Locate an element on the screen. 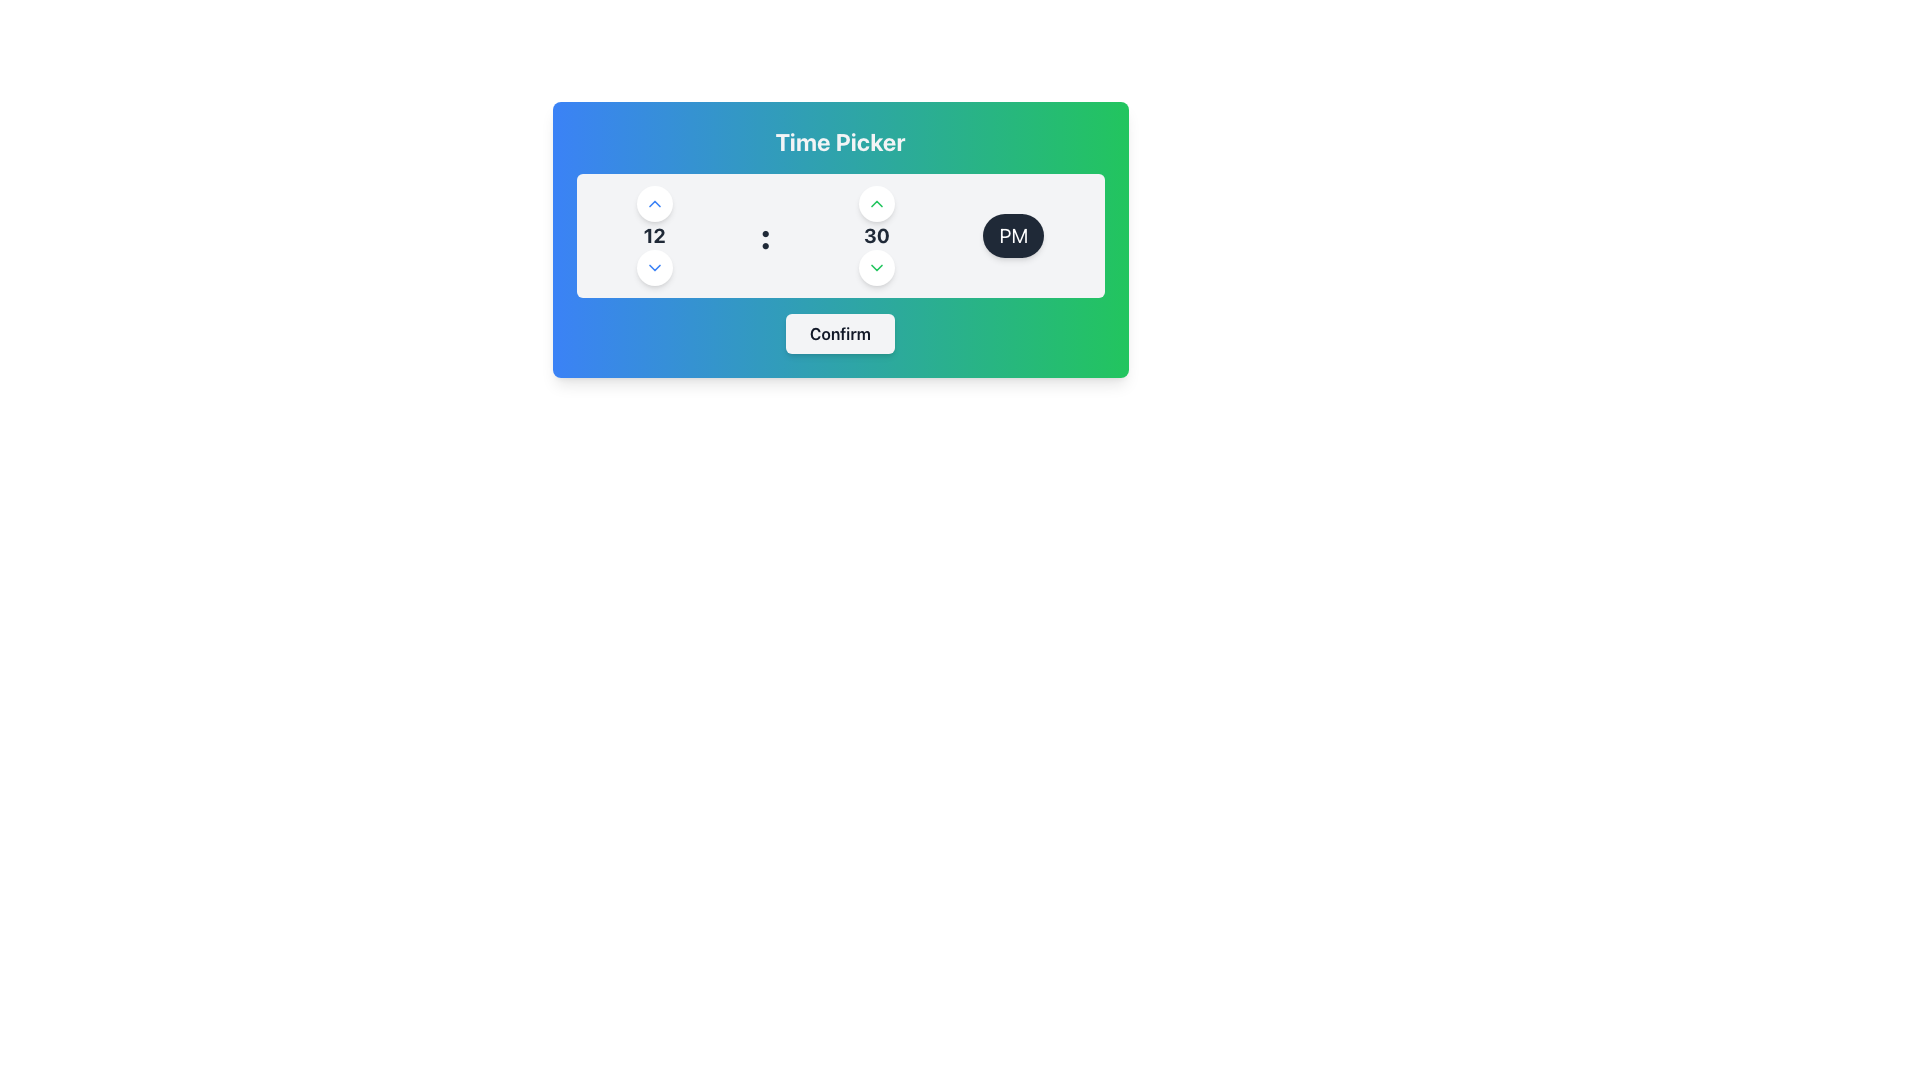  the lower rounded button with a white background and a blue downward-pointing chevron icon in the time picker interface to trigger hover effects is located at coordinates (654, 266).